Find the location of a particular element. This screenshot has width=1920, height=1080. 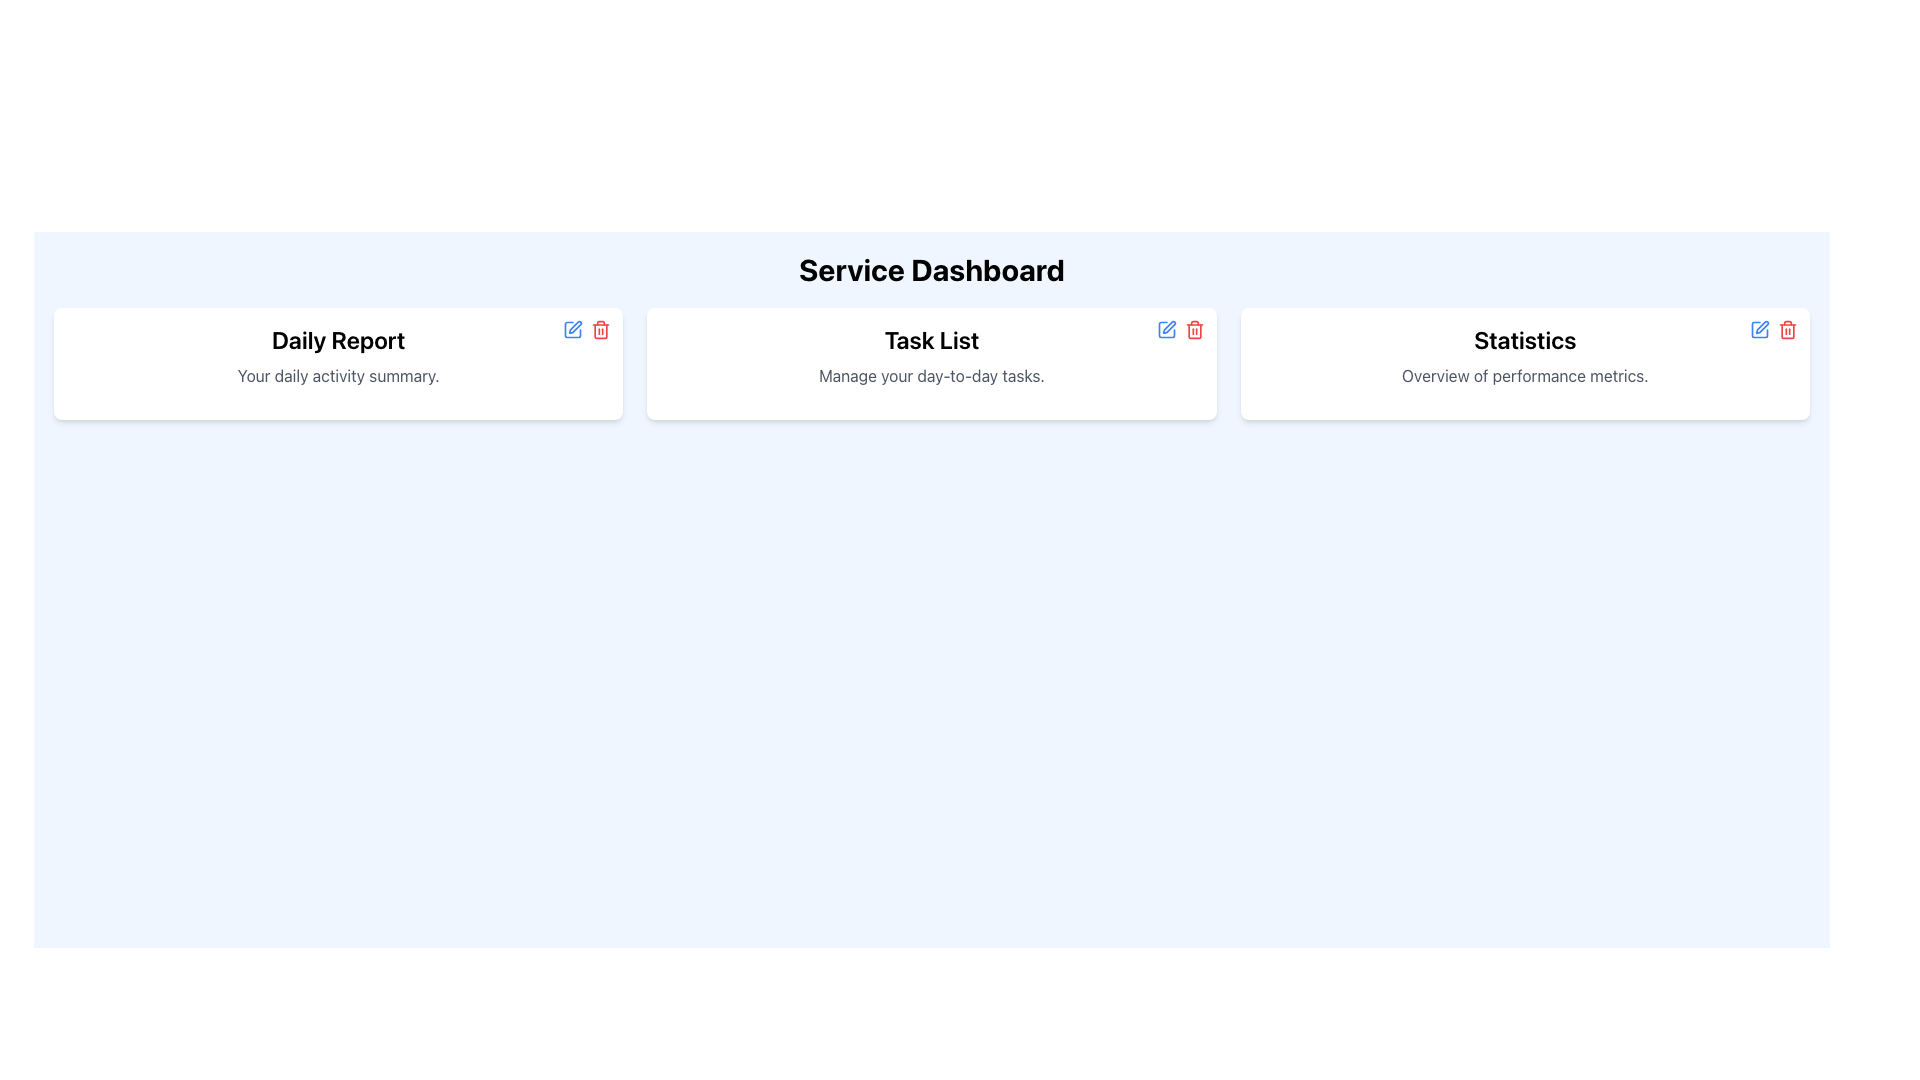

the text element that provides context for the 'Statistics' section, located below the 'Statistics' header in the card layout is located at coordinates (1524, 375).